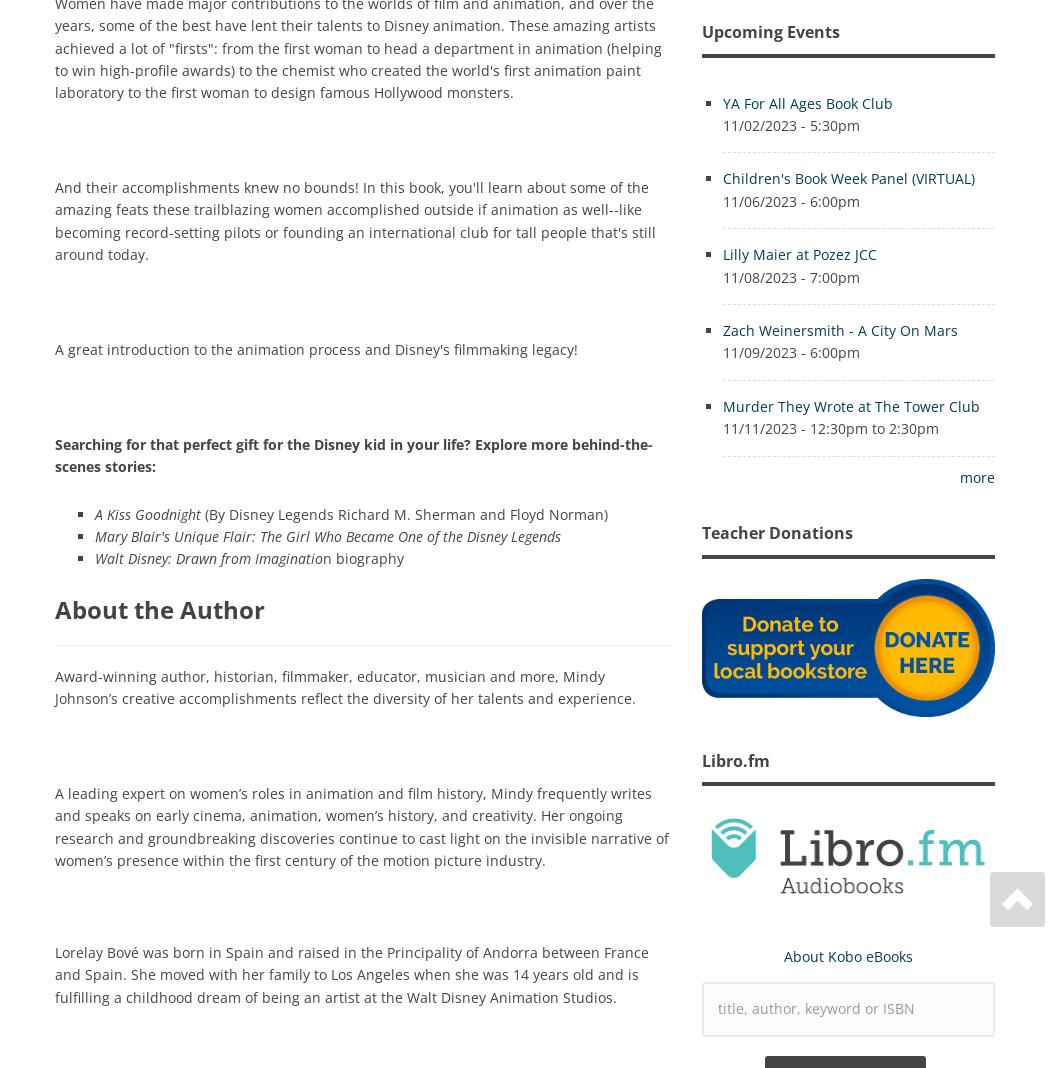 This screenshot has height=1068, width=1050. What do you see at coordinates (361, 824) in the screenshot?
I see `'A leading expert on women’s roles in animation and film history, Mindy frequently writes and speaks on early cinema, animation, women’s history, and creativity. Her ongoing research and groundbreaking discoveries continue to cast light on the invisible narrative of women’s presence within the first century of the motion picture industry.'` at bounding box center [361, 824].